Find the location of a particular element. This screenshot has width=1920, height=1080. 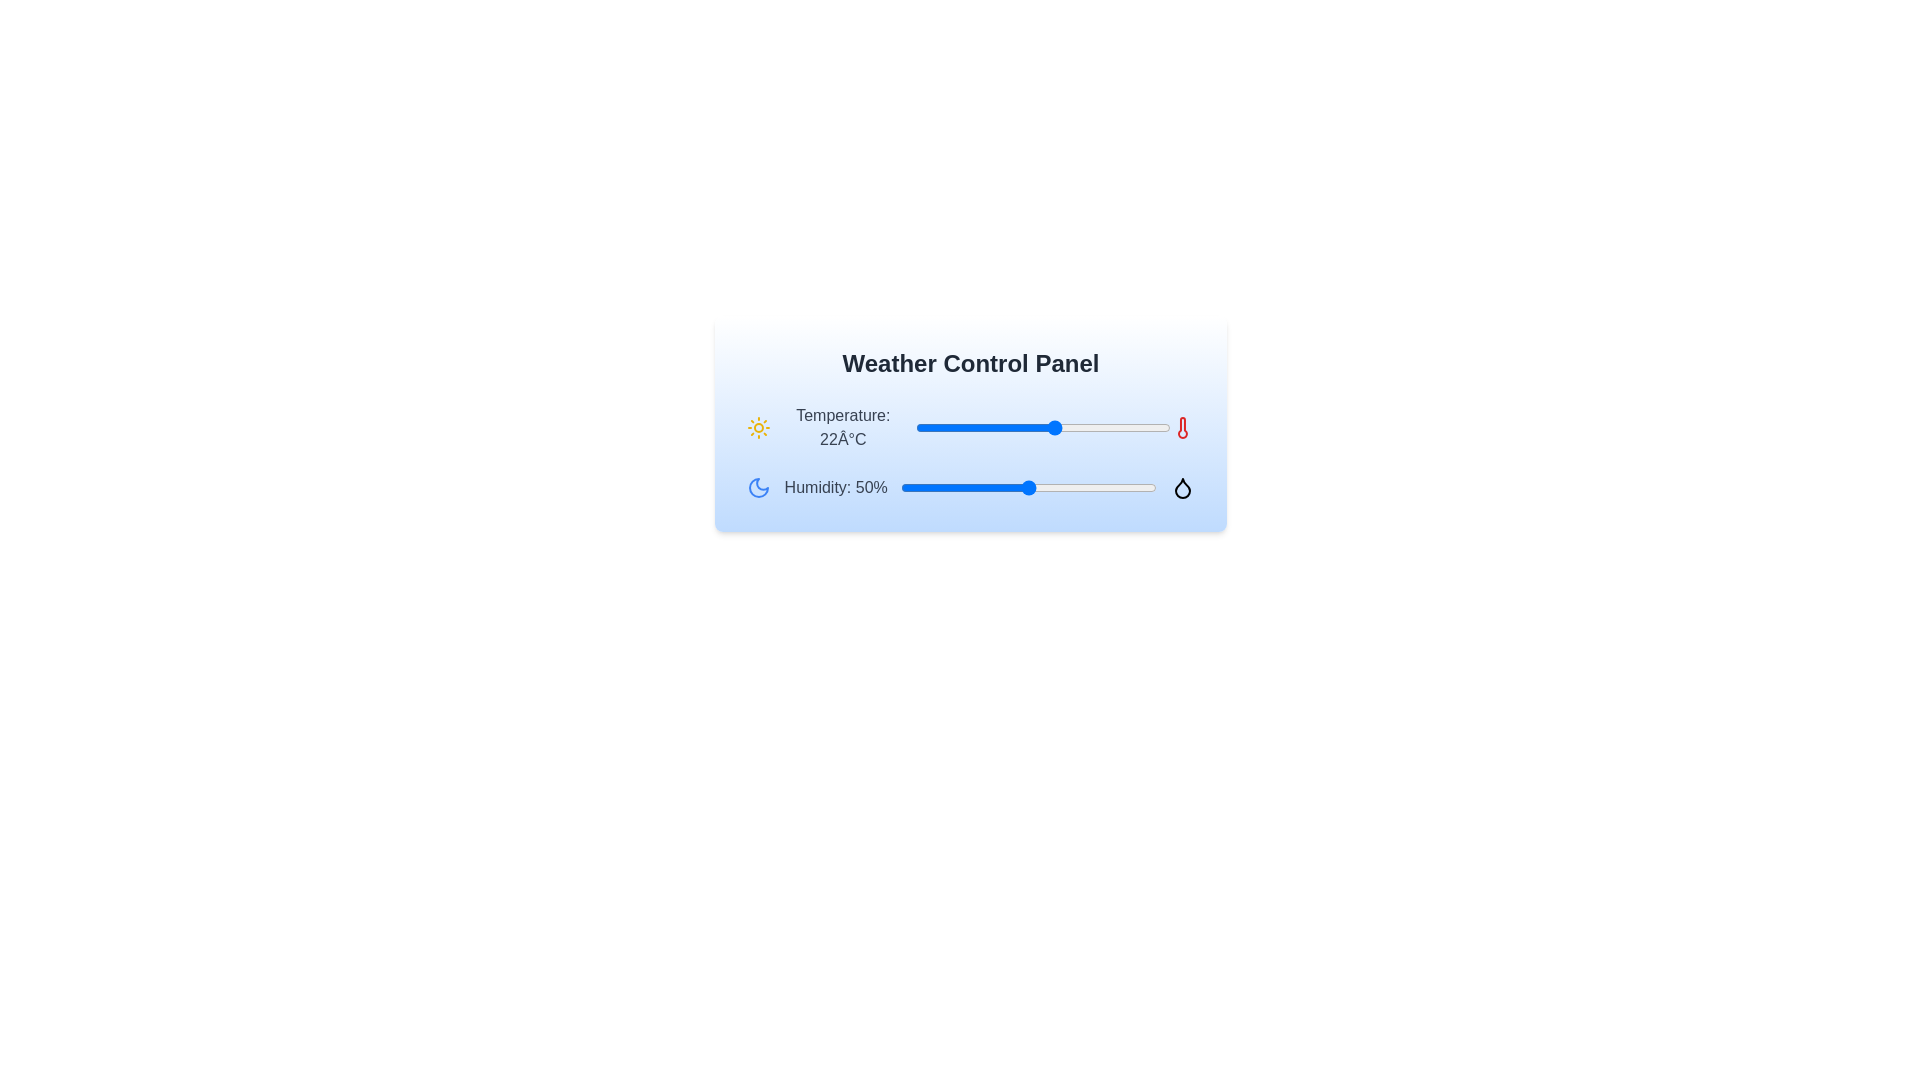

the temperature slider to set the temperature to 35°C is located at coordinates (1139, 427).